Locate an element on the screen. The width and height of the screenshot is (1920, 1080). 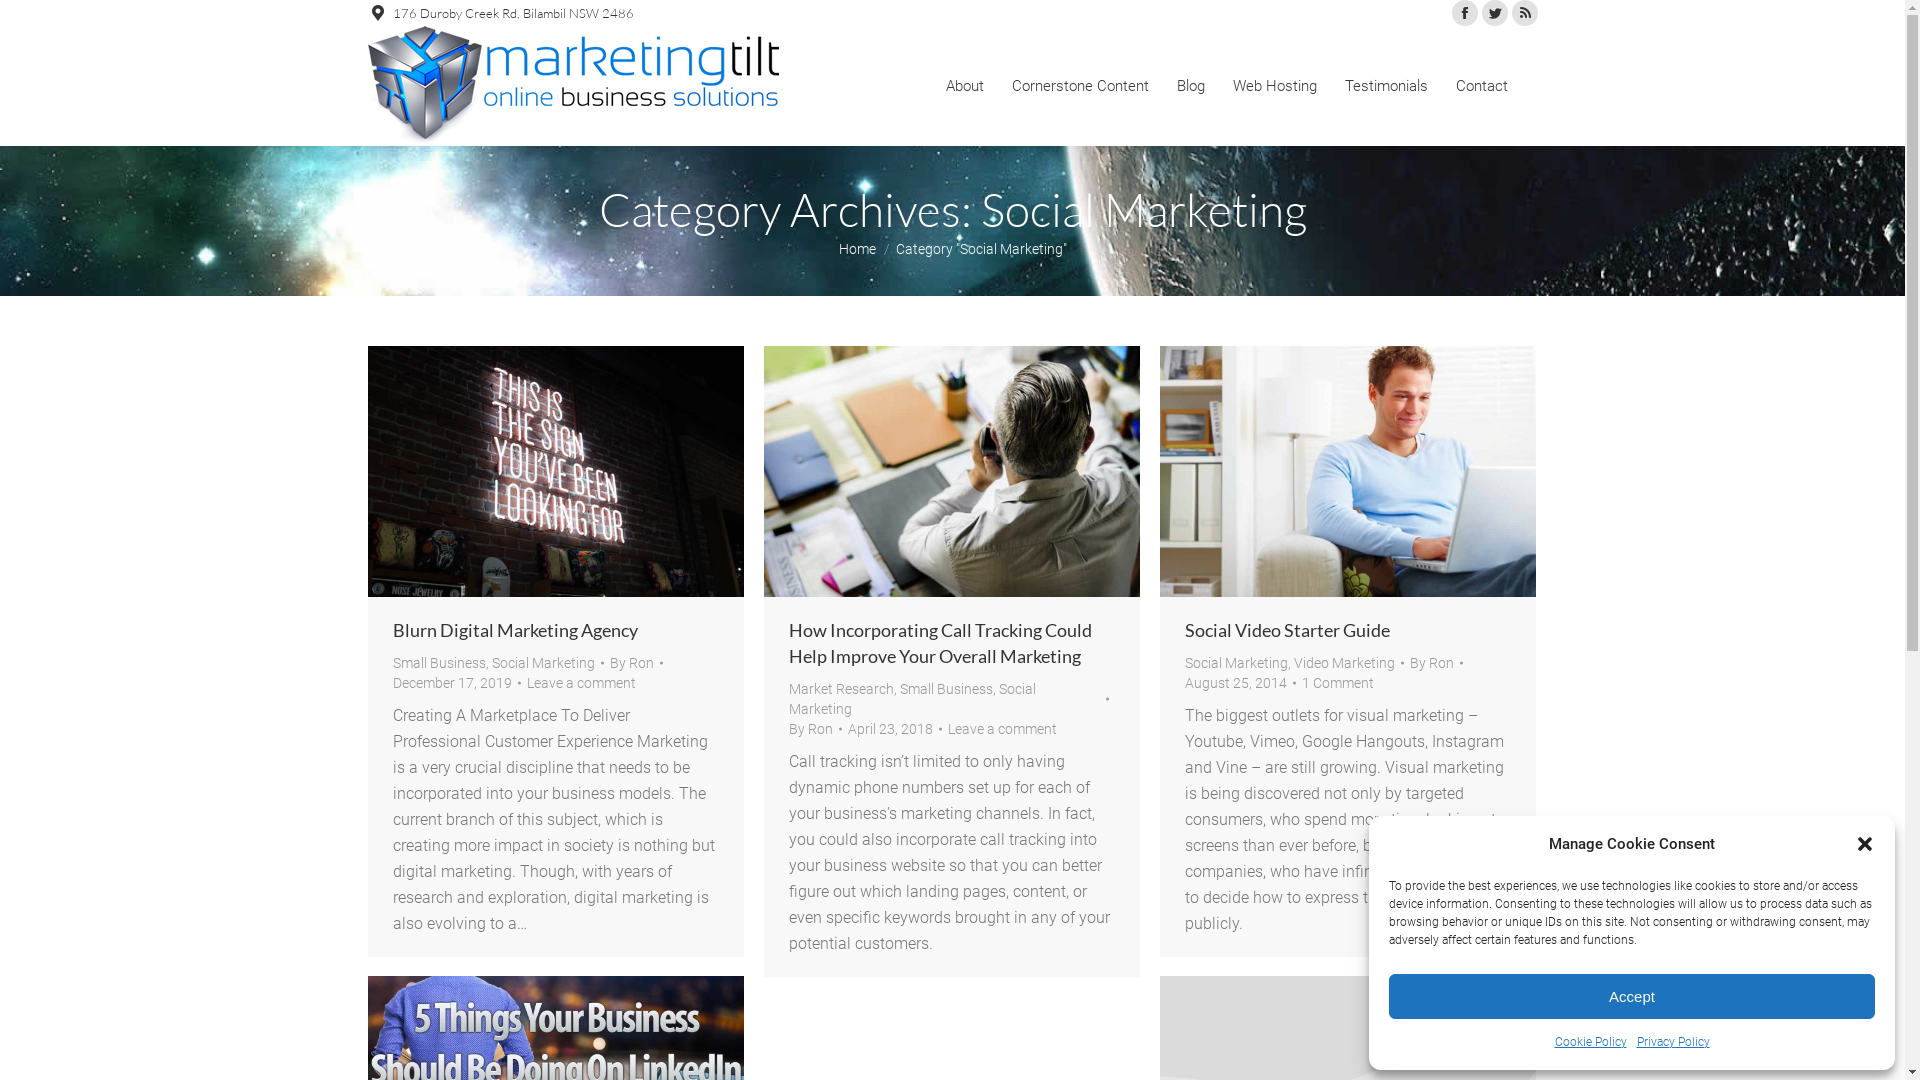
'Market Research' is located at coordinates (840, 688).